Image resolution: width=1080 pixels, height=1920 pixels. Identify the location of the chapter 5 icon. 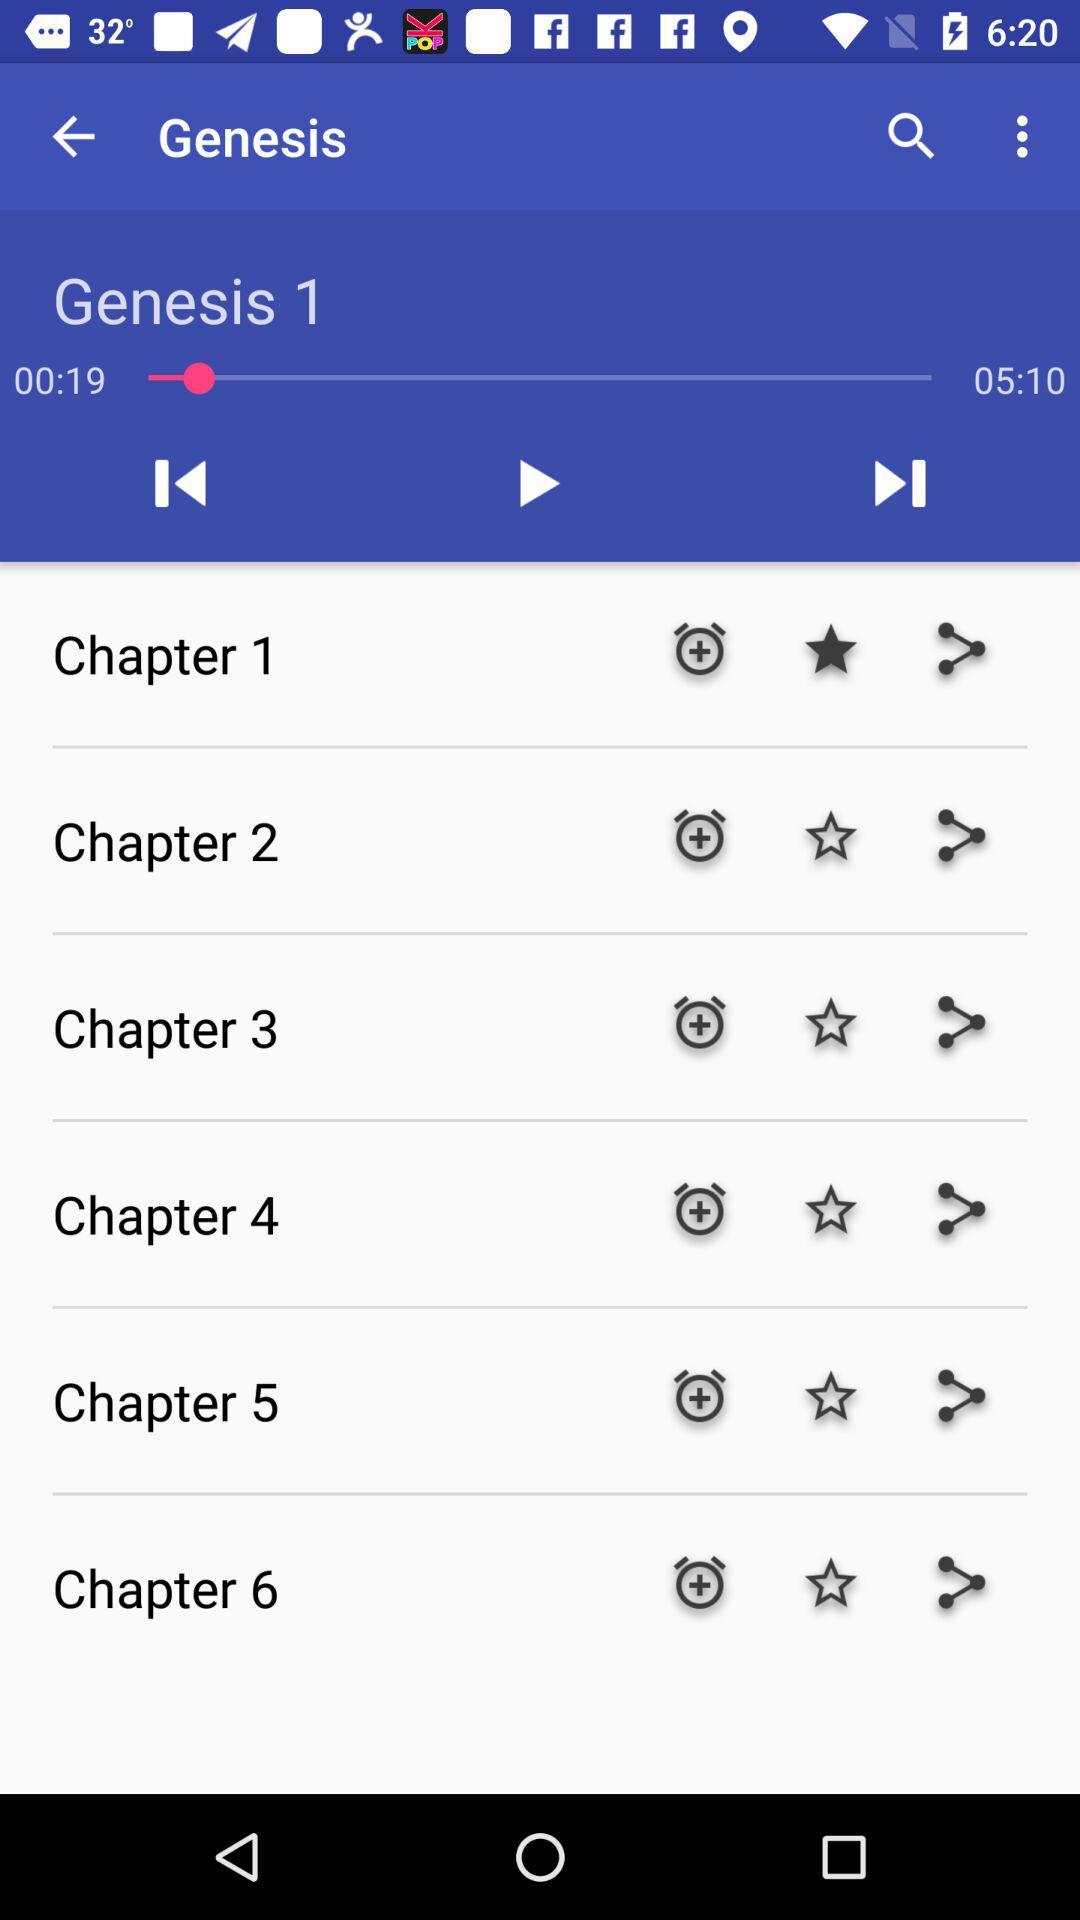
(342, 1399).